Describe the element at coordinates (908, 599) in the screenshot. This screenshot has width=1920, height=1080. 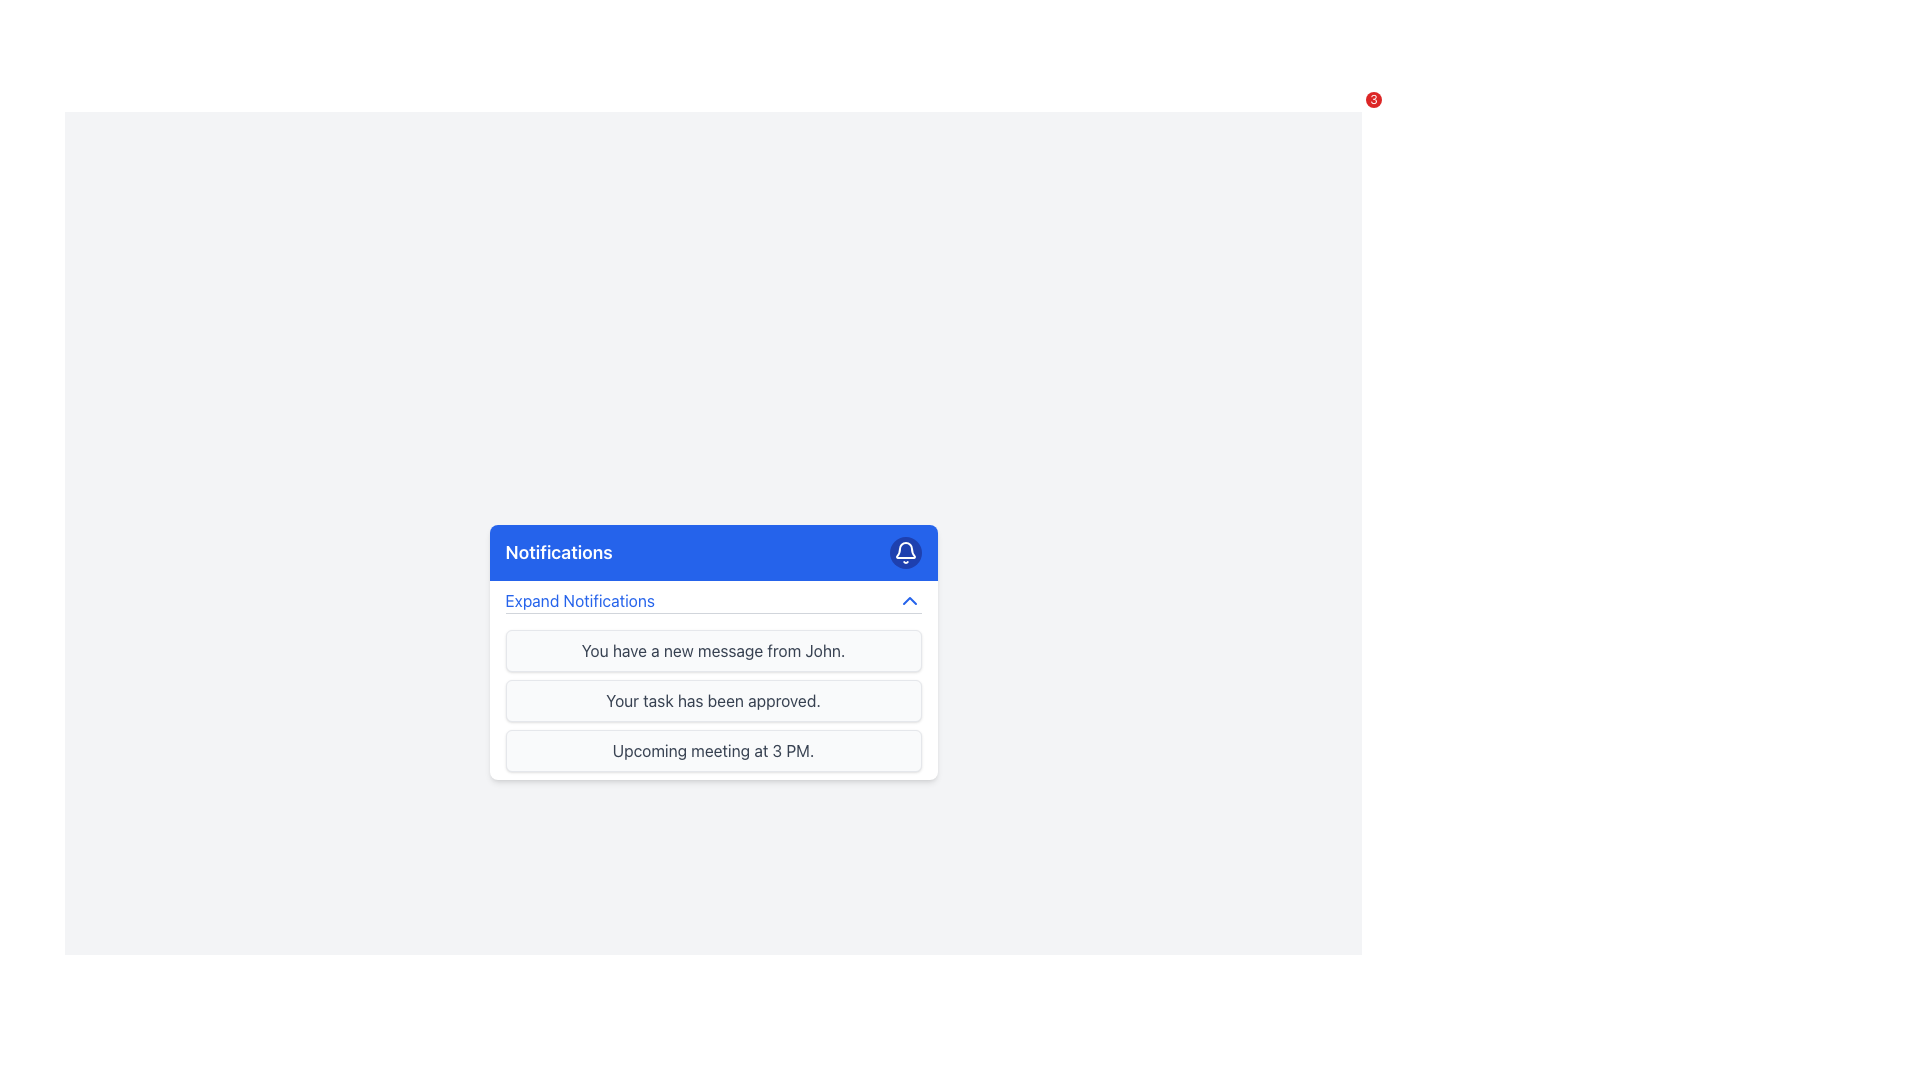
I see `the graphical indicator icon positioned in the upper-right corner of the 'Expand Notifications' section` at that location.